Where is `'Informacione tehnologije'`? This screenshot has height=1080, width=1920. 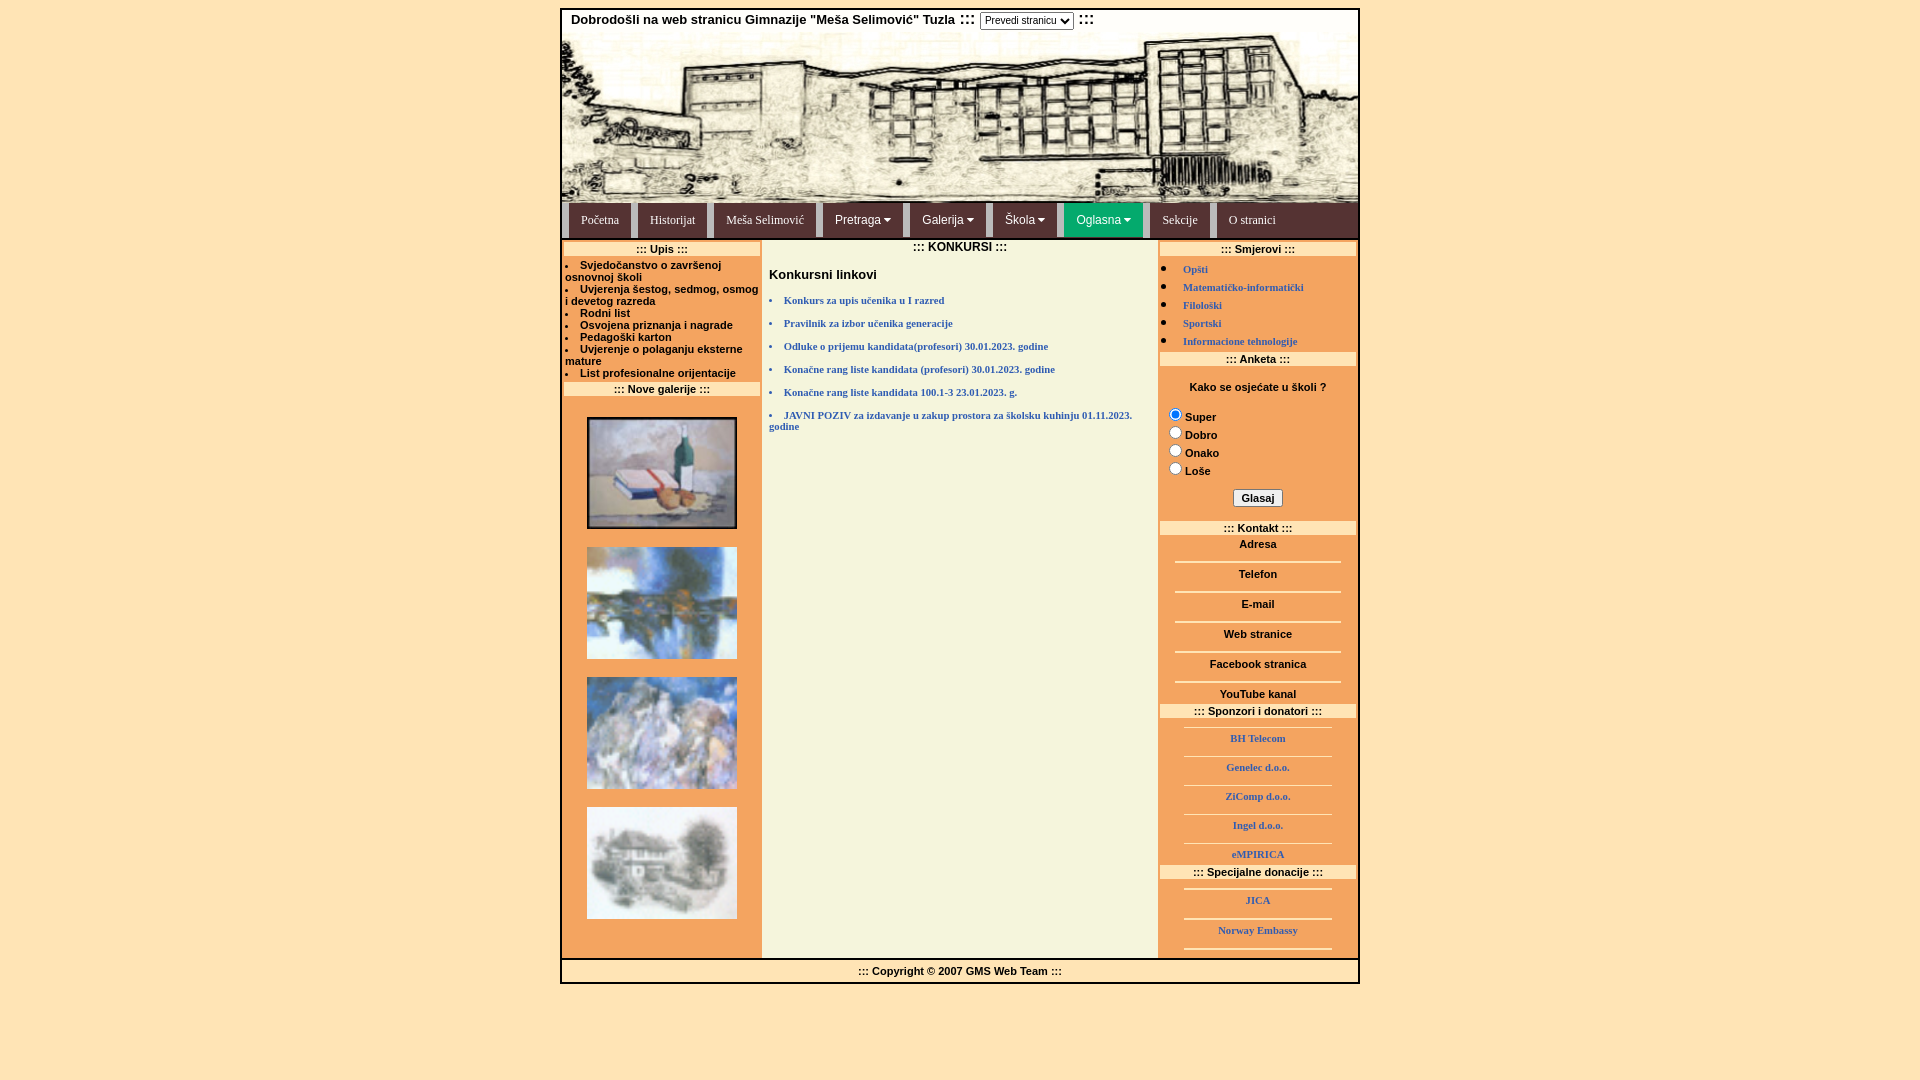
'Informacione tehnologije' is located at coordinates (1239, 340).